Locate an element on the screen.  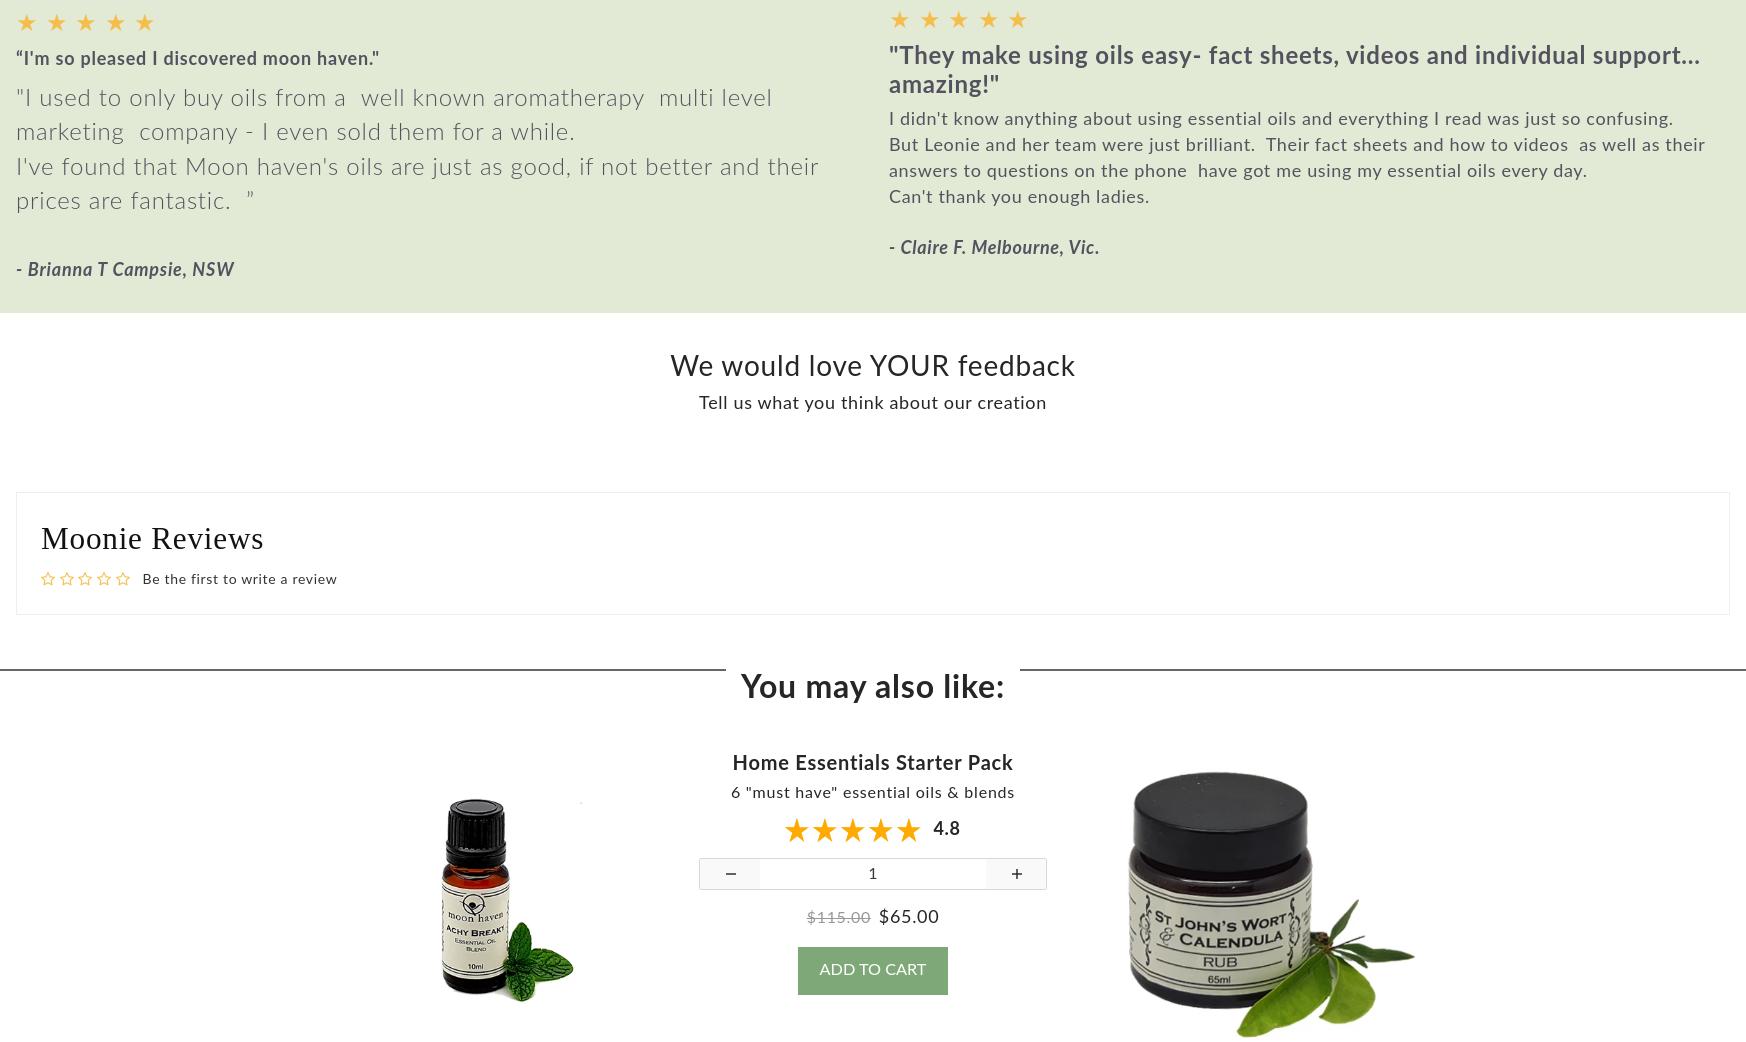
'"They make using oils easy- fact sheets, videos and individual support... amazing!"' is located at coordinates (1293, 84).